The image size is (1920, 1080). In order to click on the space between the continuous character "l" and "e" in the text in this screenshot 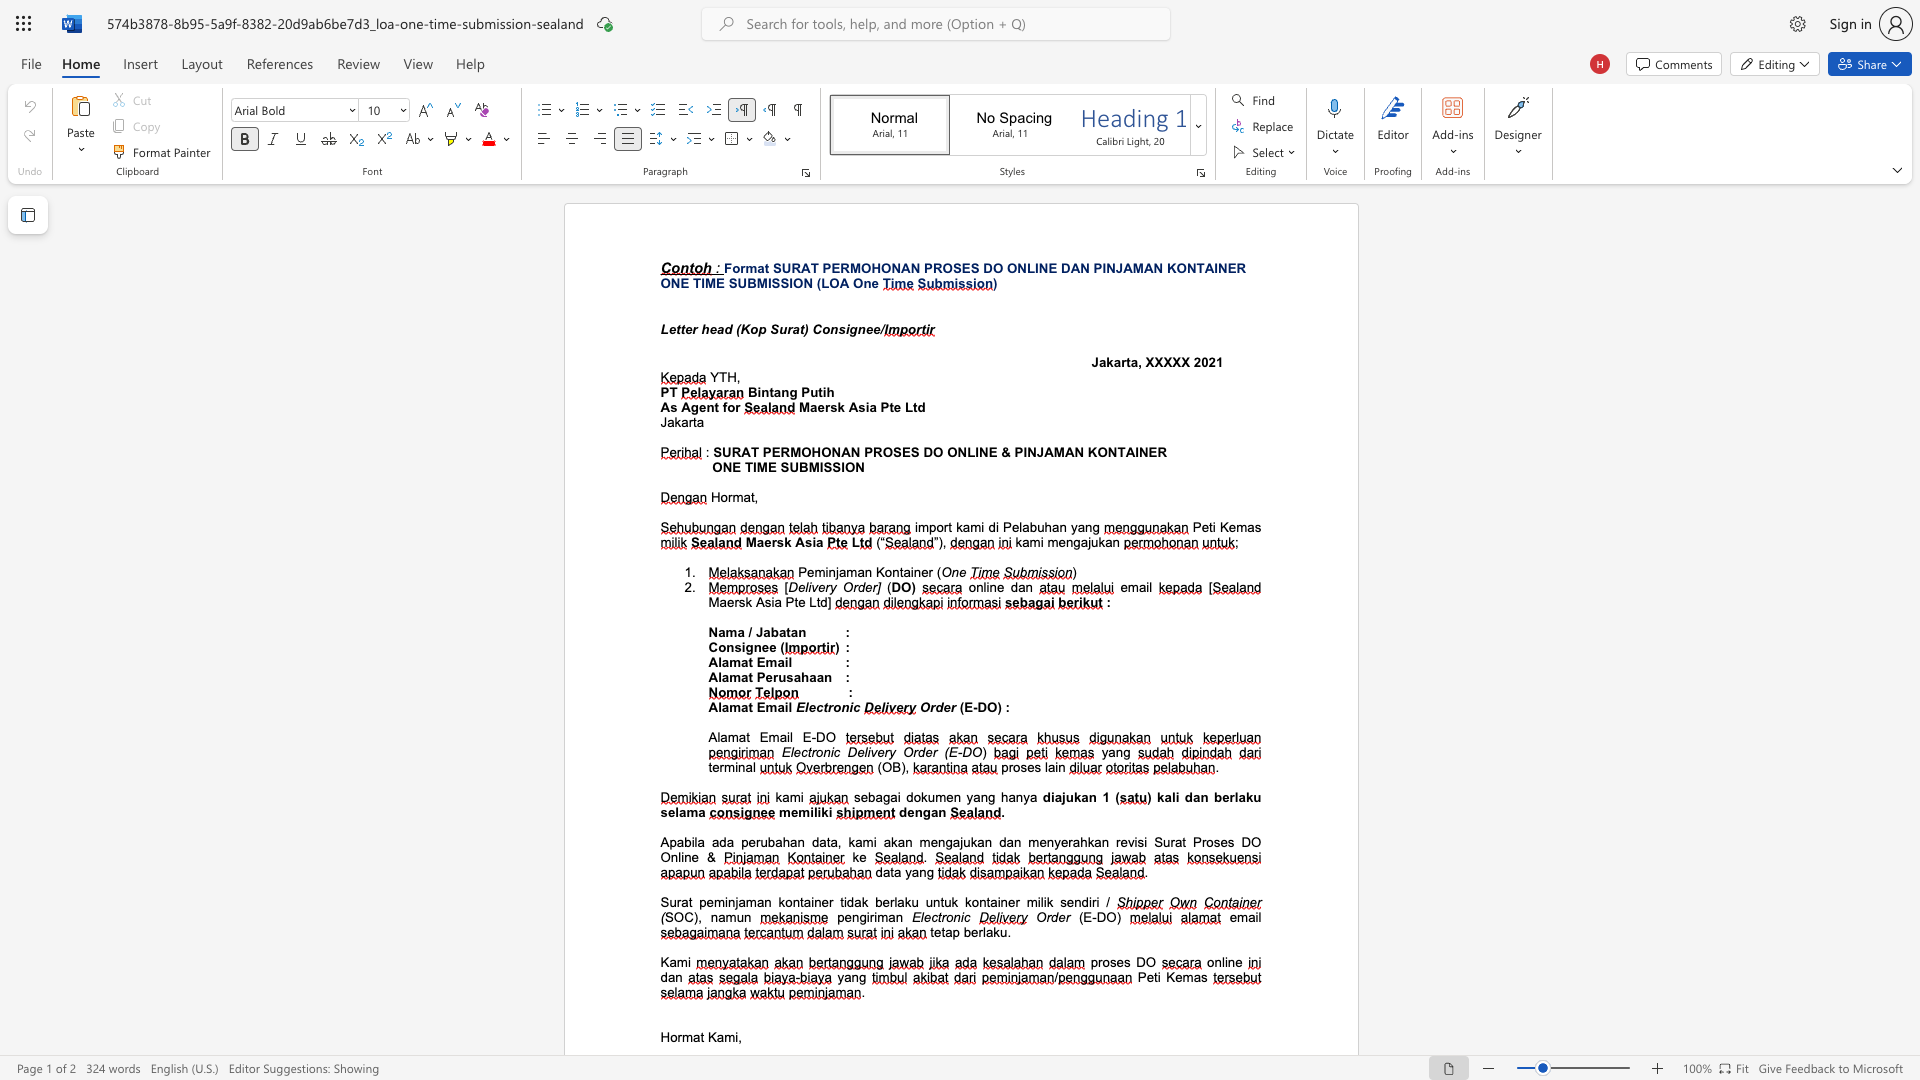, I will do `click(809, 706)`.